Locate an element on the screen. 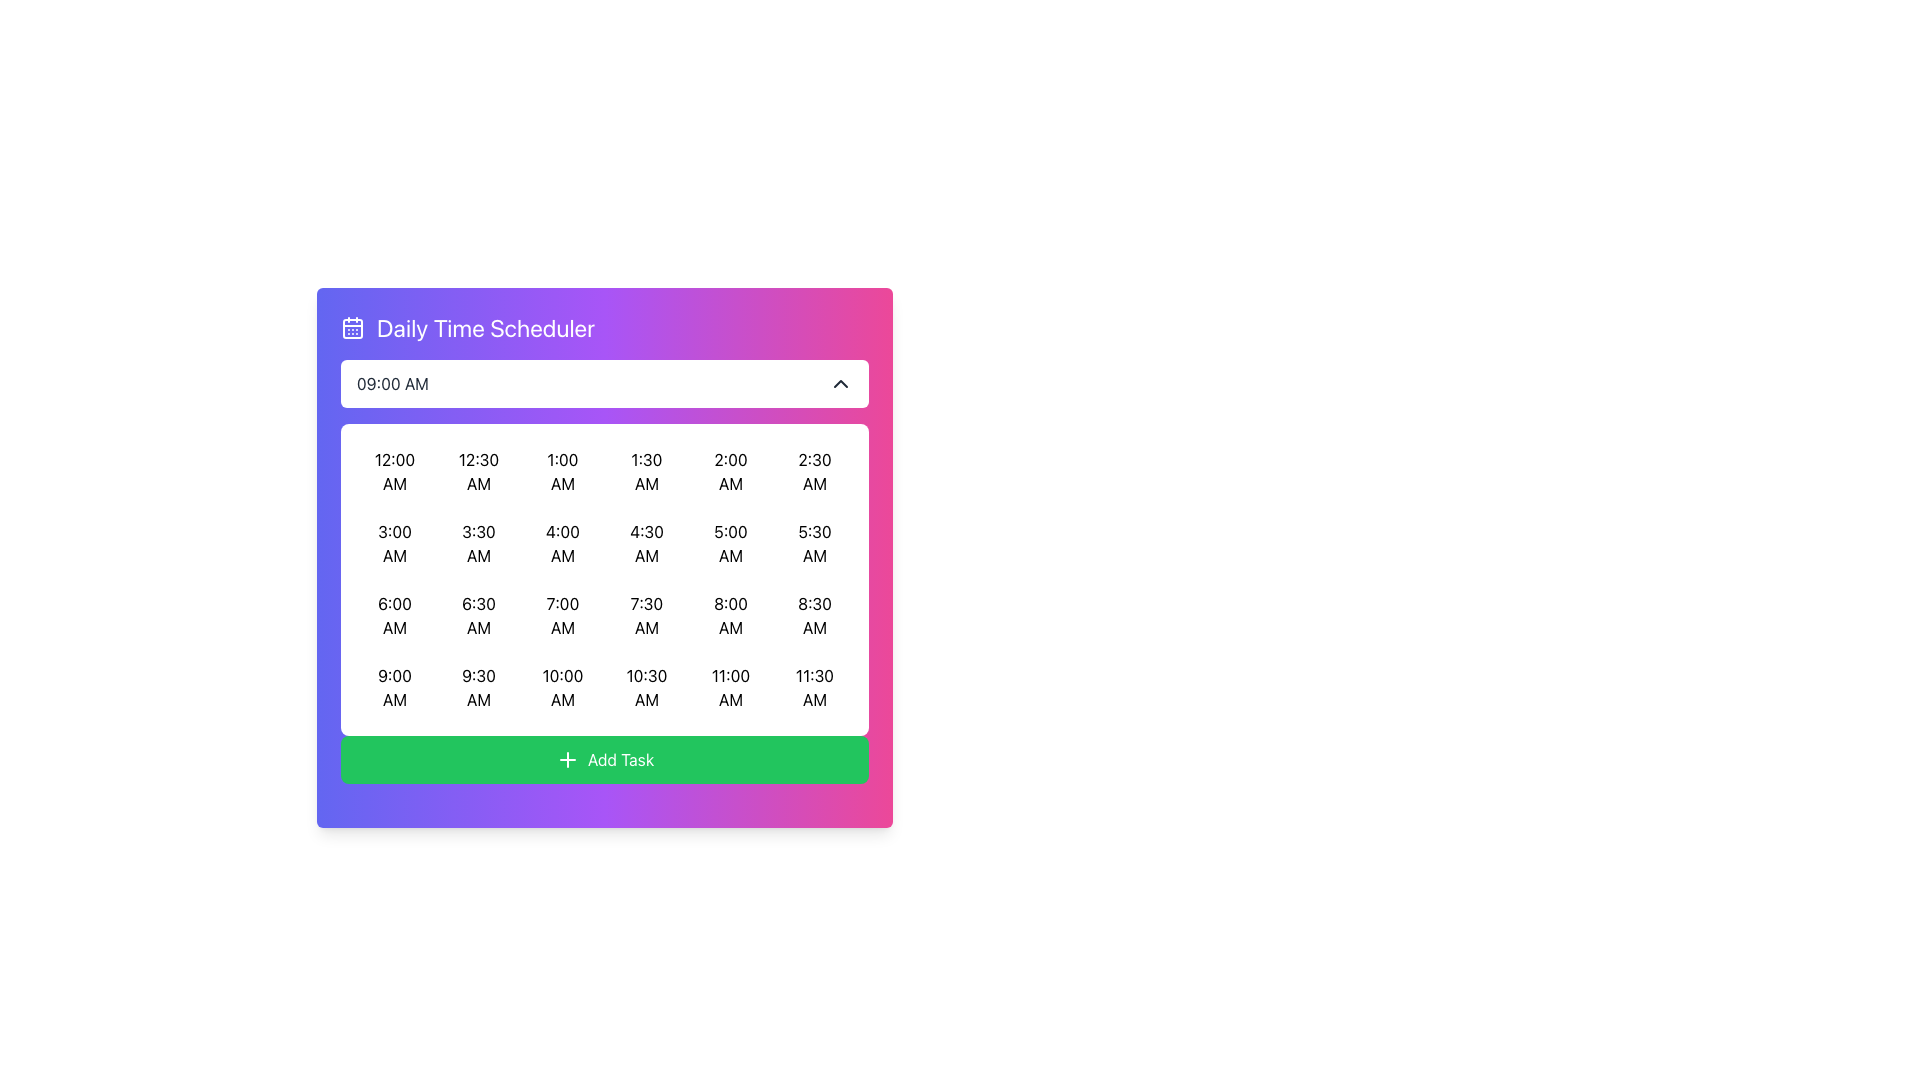 This screenshot has height=1080, width=1920. the time slot button labeled '3:30 AM' located in the second row and second column of the Daily Time Scheduler grid is located at coordinates (478, 543).